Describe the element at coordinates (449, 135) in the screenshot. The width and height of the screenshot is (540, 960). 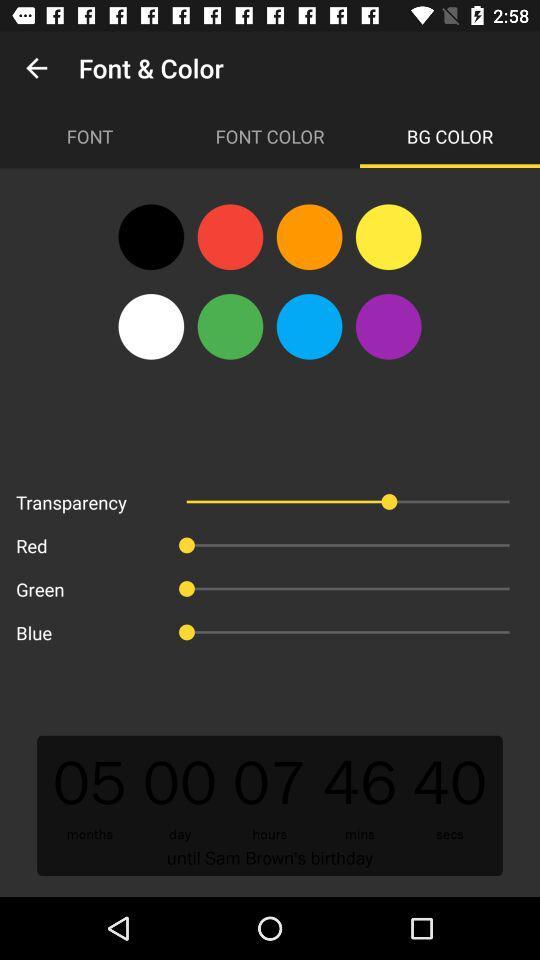
I see `the icon next to font color icon` at that location.